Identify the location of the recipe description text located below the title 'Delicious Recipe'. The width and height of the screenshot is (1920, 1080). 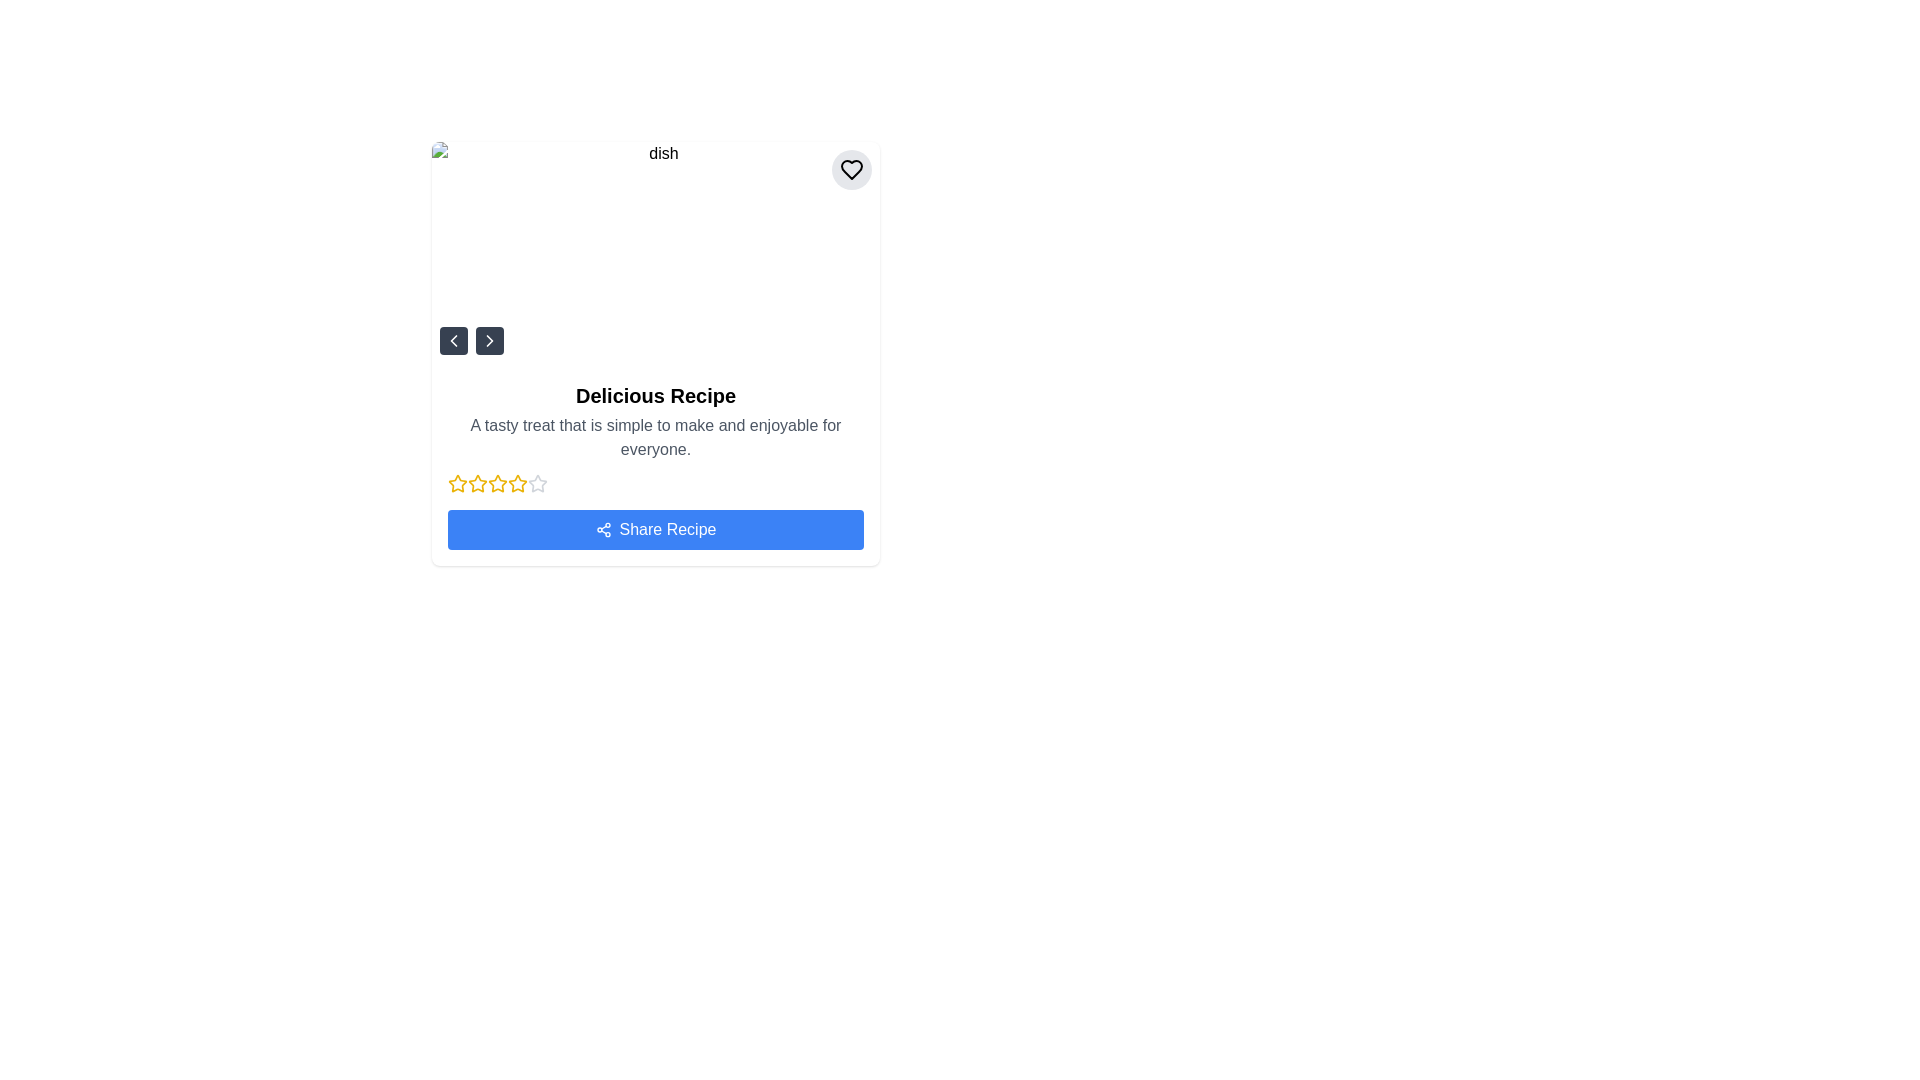
(656, 437).